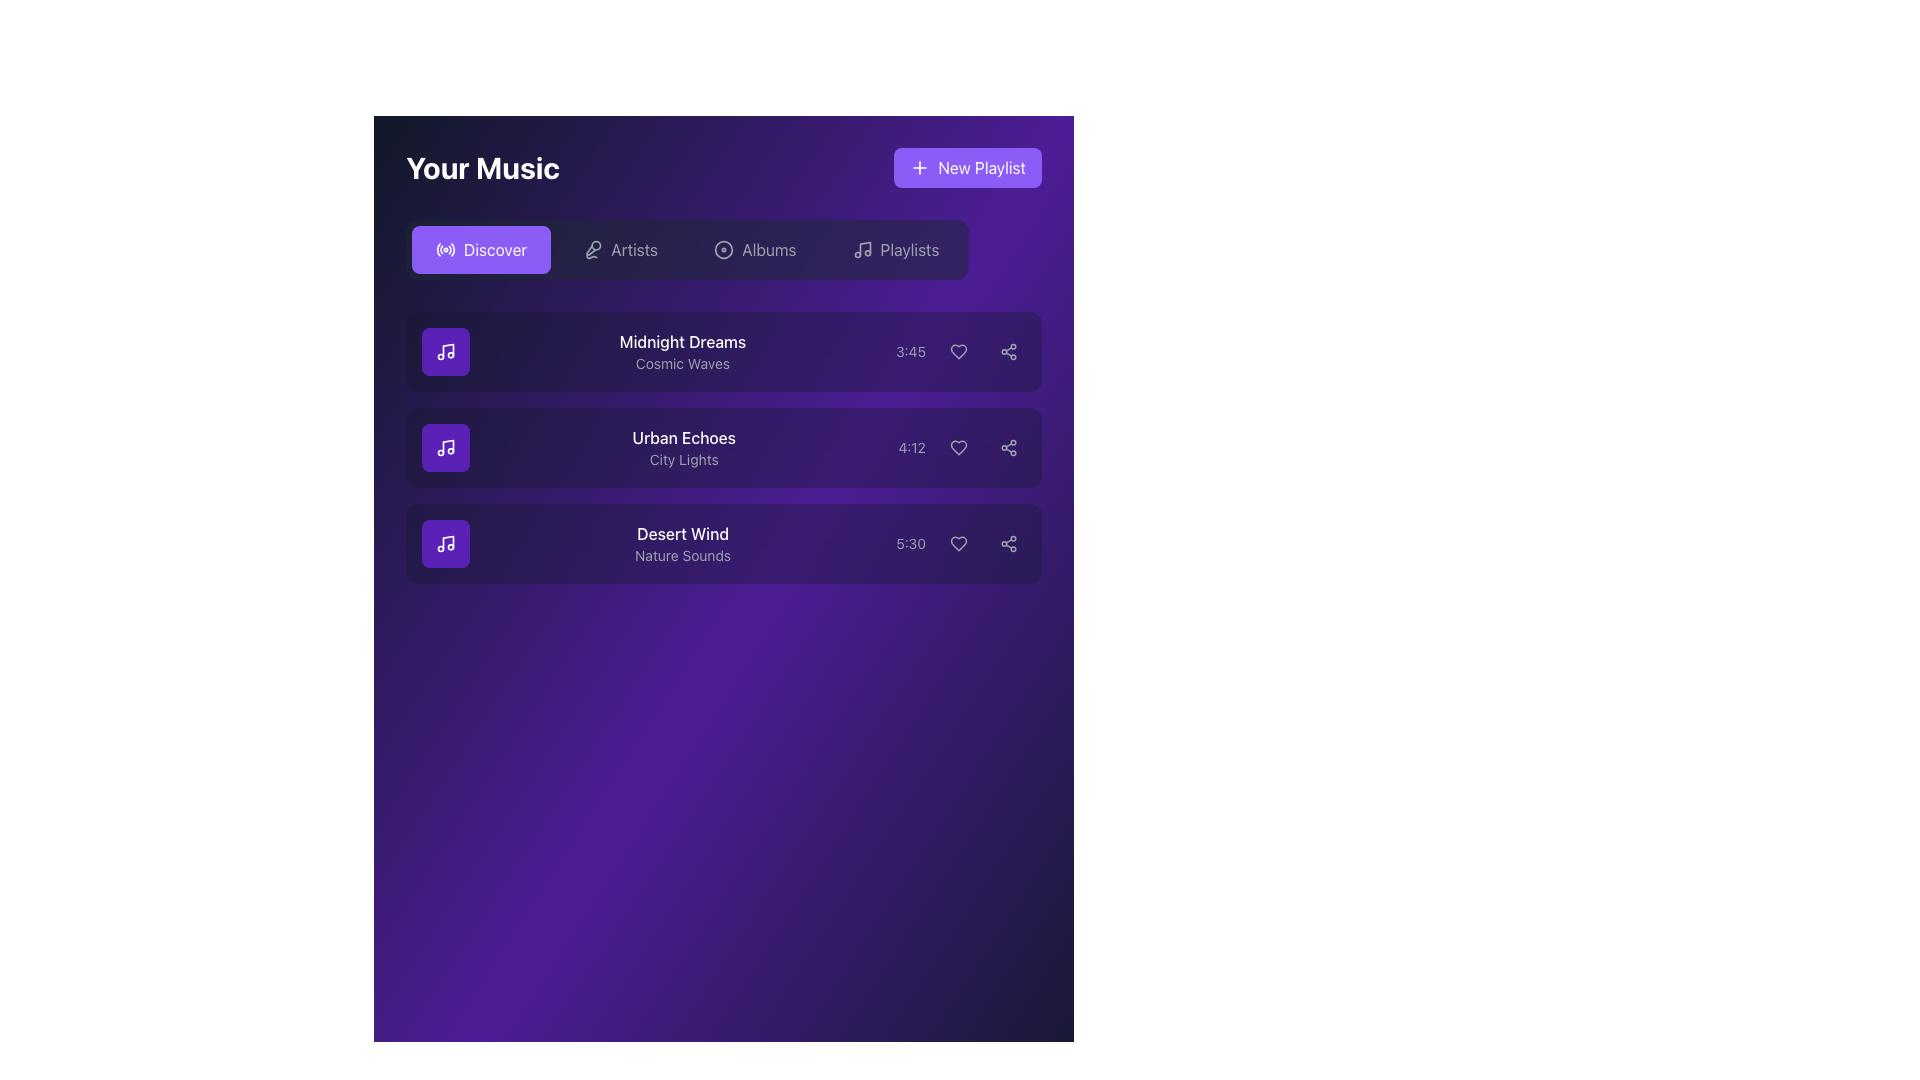 The image size is (1920, 1080). Describe the element at coordinates (1008, 543) in the screenshot. I see `the sharing button located to the right of the song title 'Desert Wind', which is part of the control group for that song` at that location.